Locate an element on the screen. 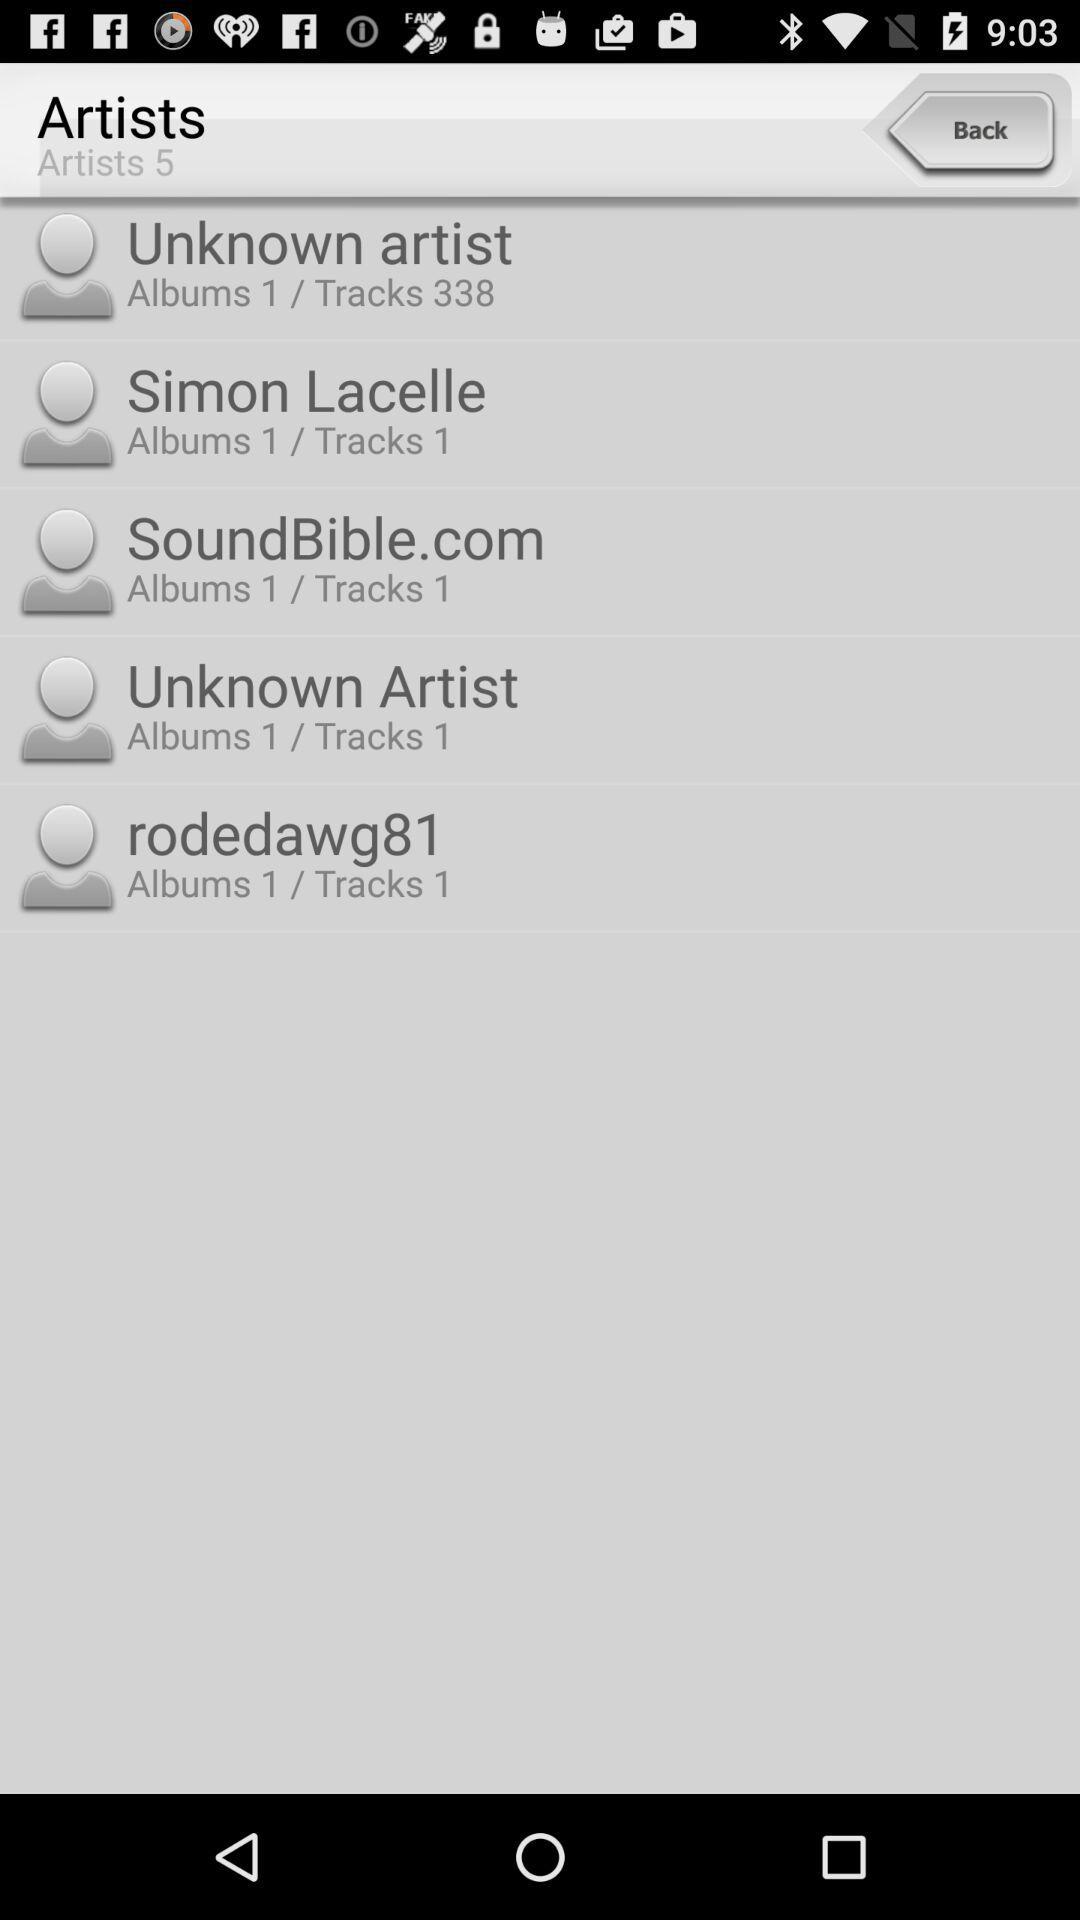 Image resolution: width=1080 pixels, height=1920 pixels. icon next to the artists is located at coordinates (965, 129).